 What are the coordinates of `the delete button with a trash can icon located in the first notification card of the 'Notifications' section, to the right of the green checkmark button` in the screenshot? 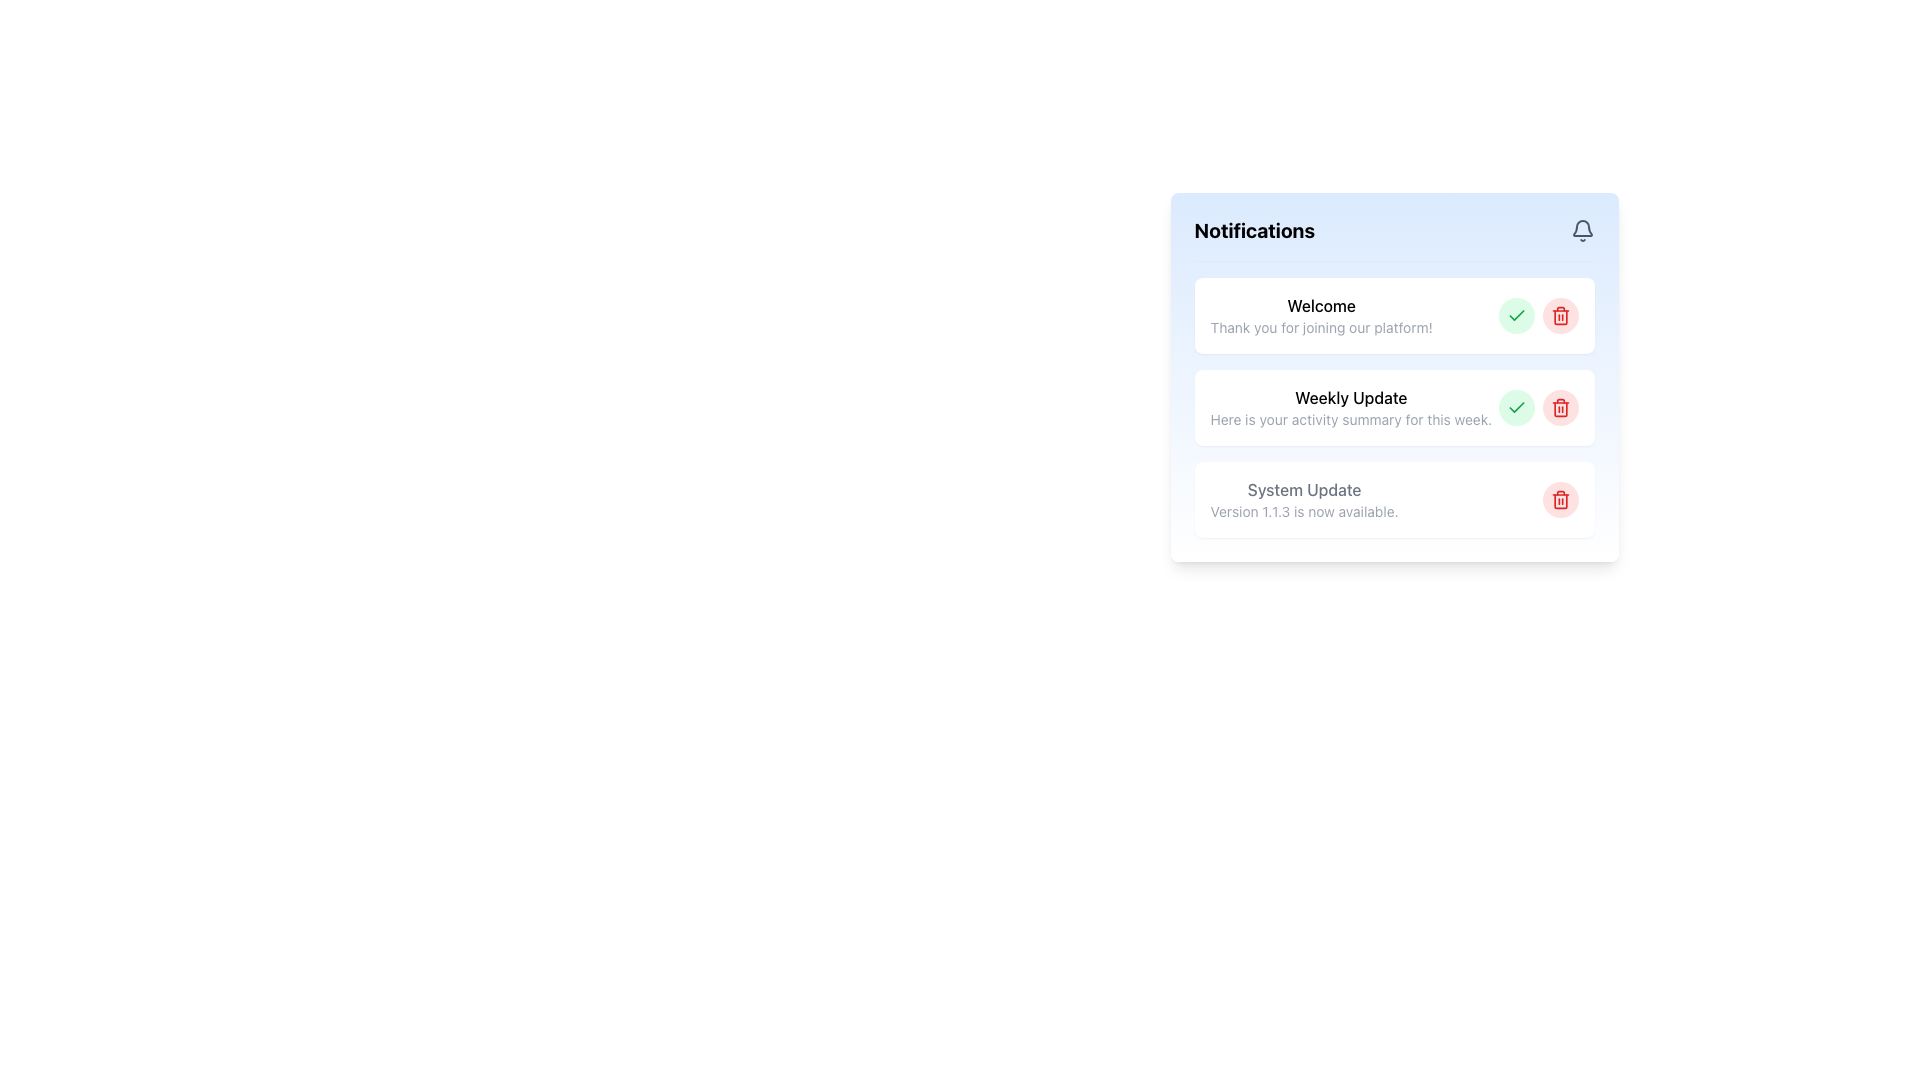 It's located at (1559, 315).